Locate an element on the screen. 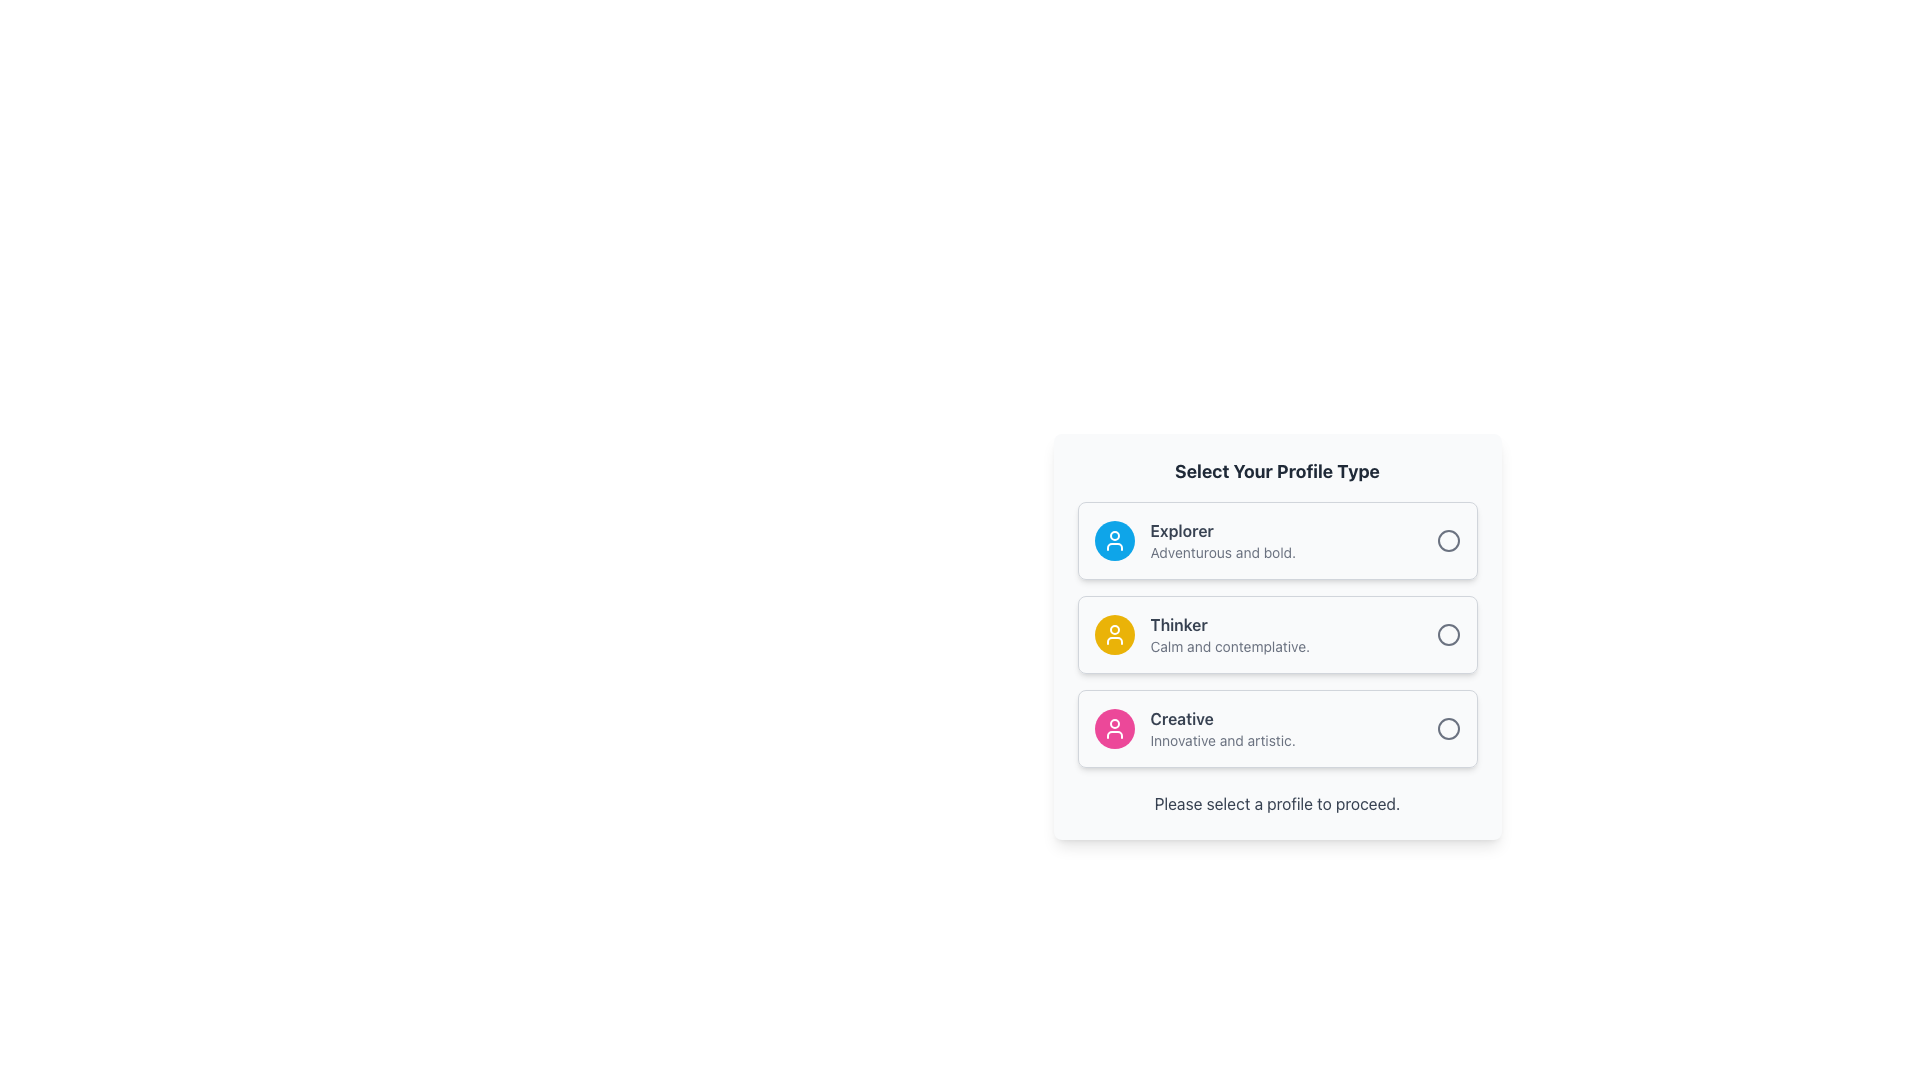 The width and height of the screenshot is (1920, 1080). the circular user silhouette icon with a blue background, which is the first profile type selector next to the 'Explorer' label is located at coordinates (1113, 540).